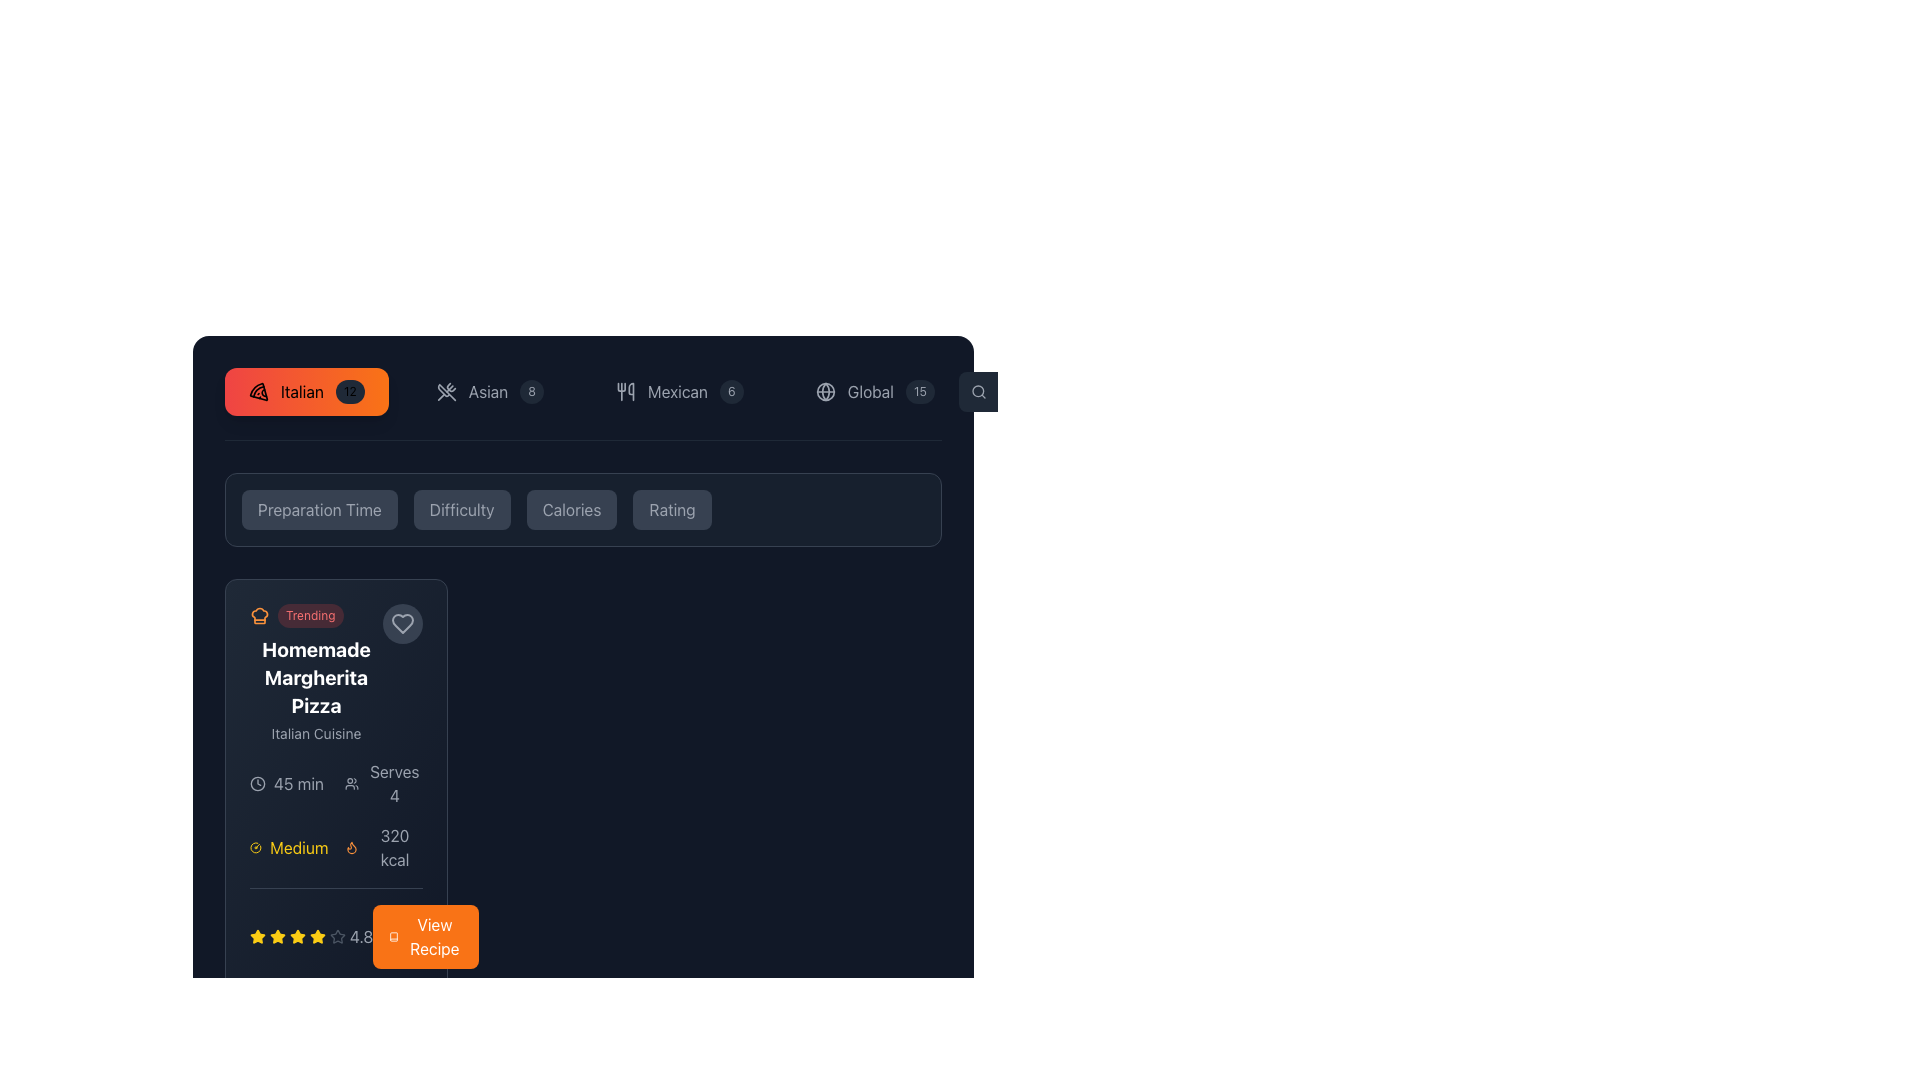  Describe the element at coordinates (351, 848) in the screenshot. I see `the flame-shaped icon representing calorie information, located to the left of the text '320 kcal'` at that location.